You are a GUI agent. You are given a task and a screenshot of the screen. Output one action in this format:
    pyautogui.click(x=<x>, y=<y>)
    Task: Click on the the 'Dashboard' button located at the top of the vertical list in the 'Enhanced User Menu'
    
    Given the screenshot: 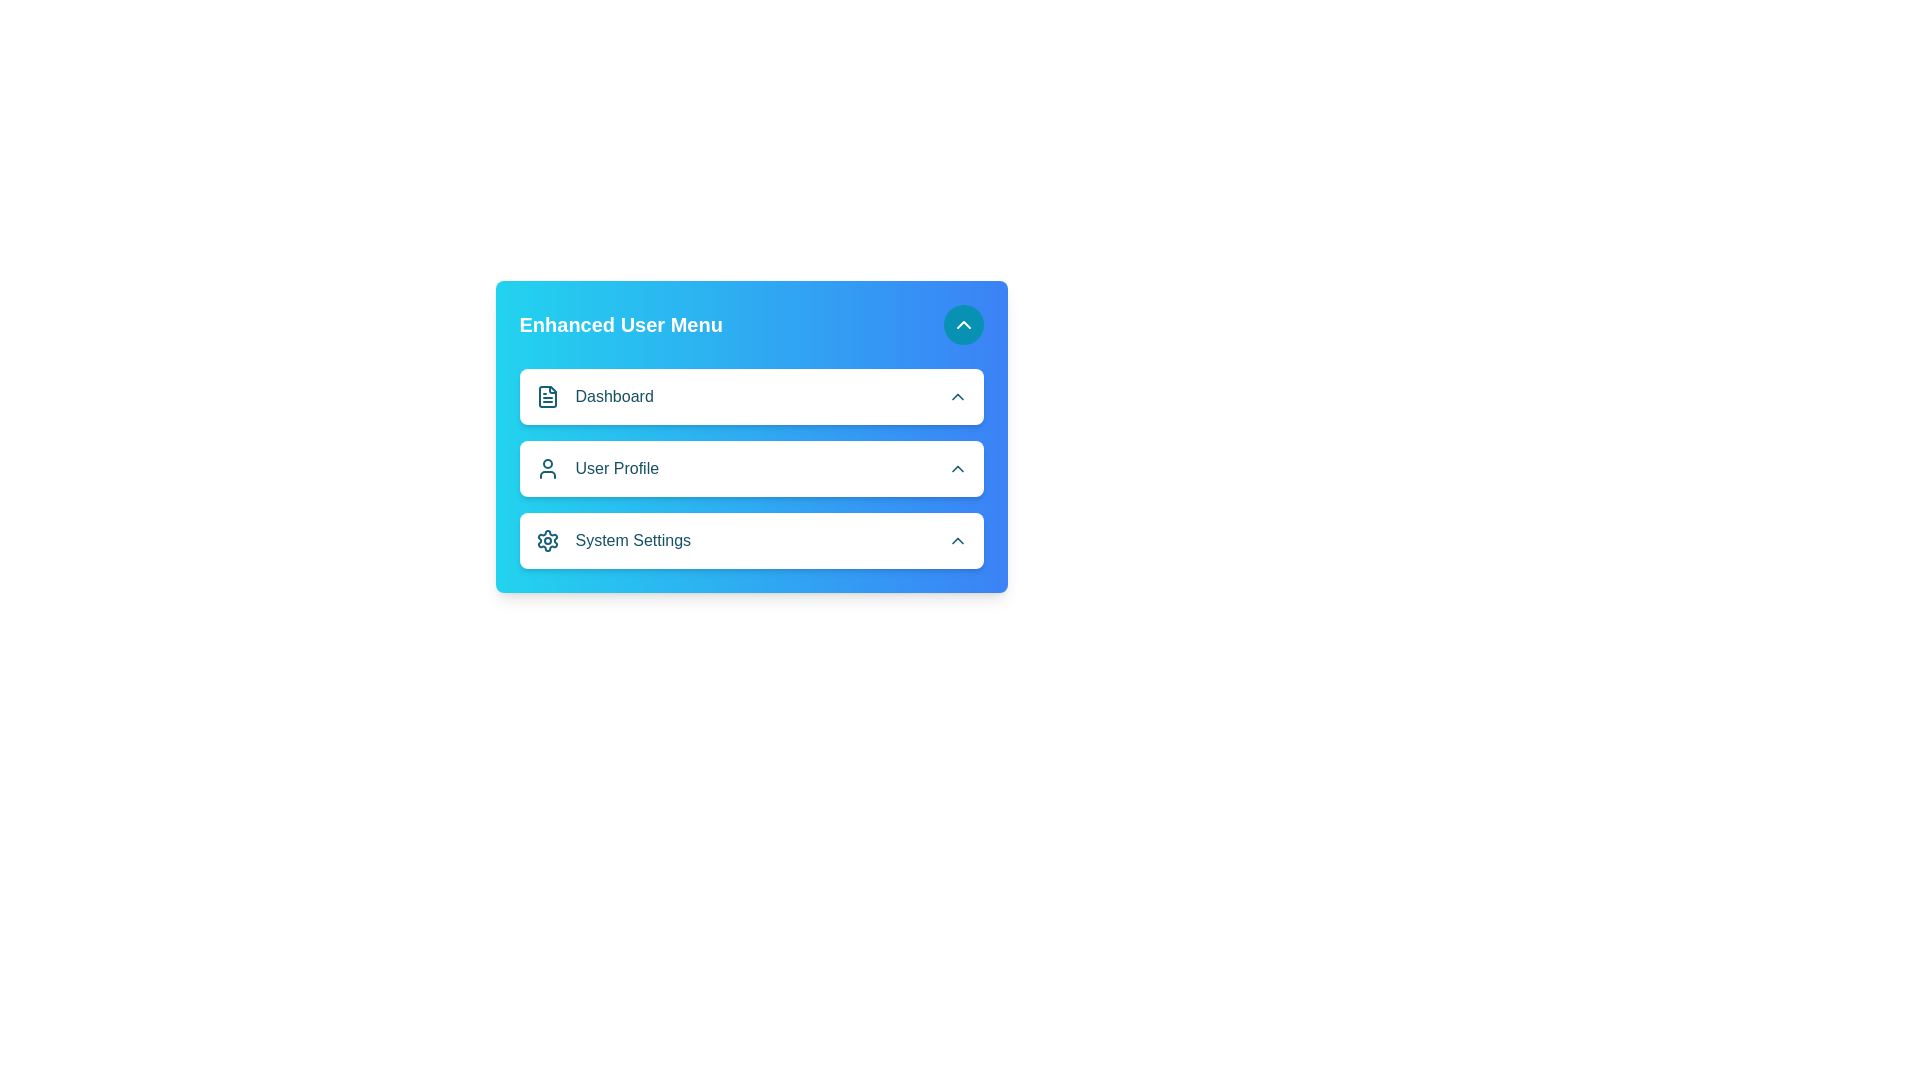 What is the action you would take?
    pyautogui.click(x=750, y=397)
    